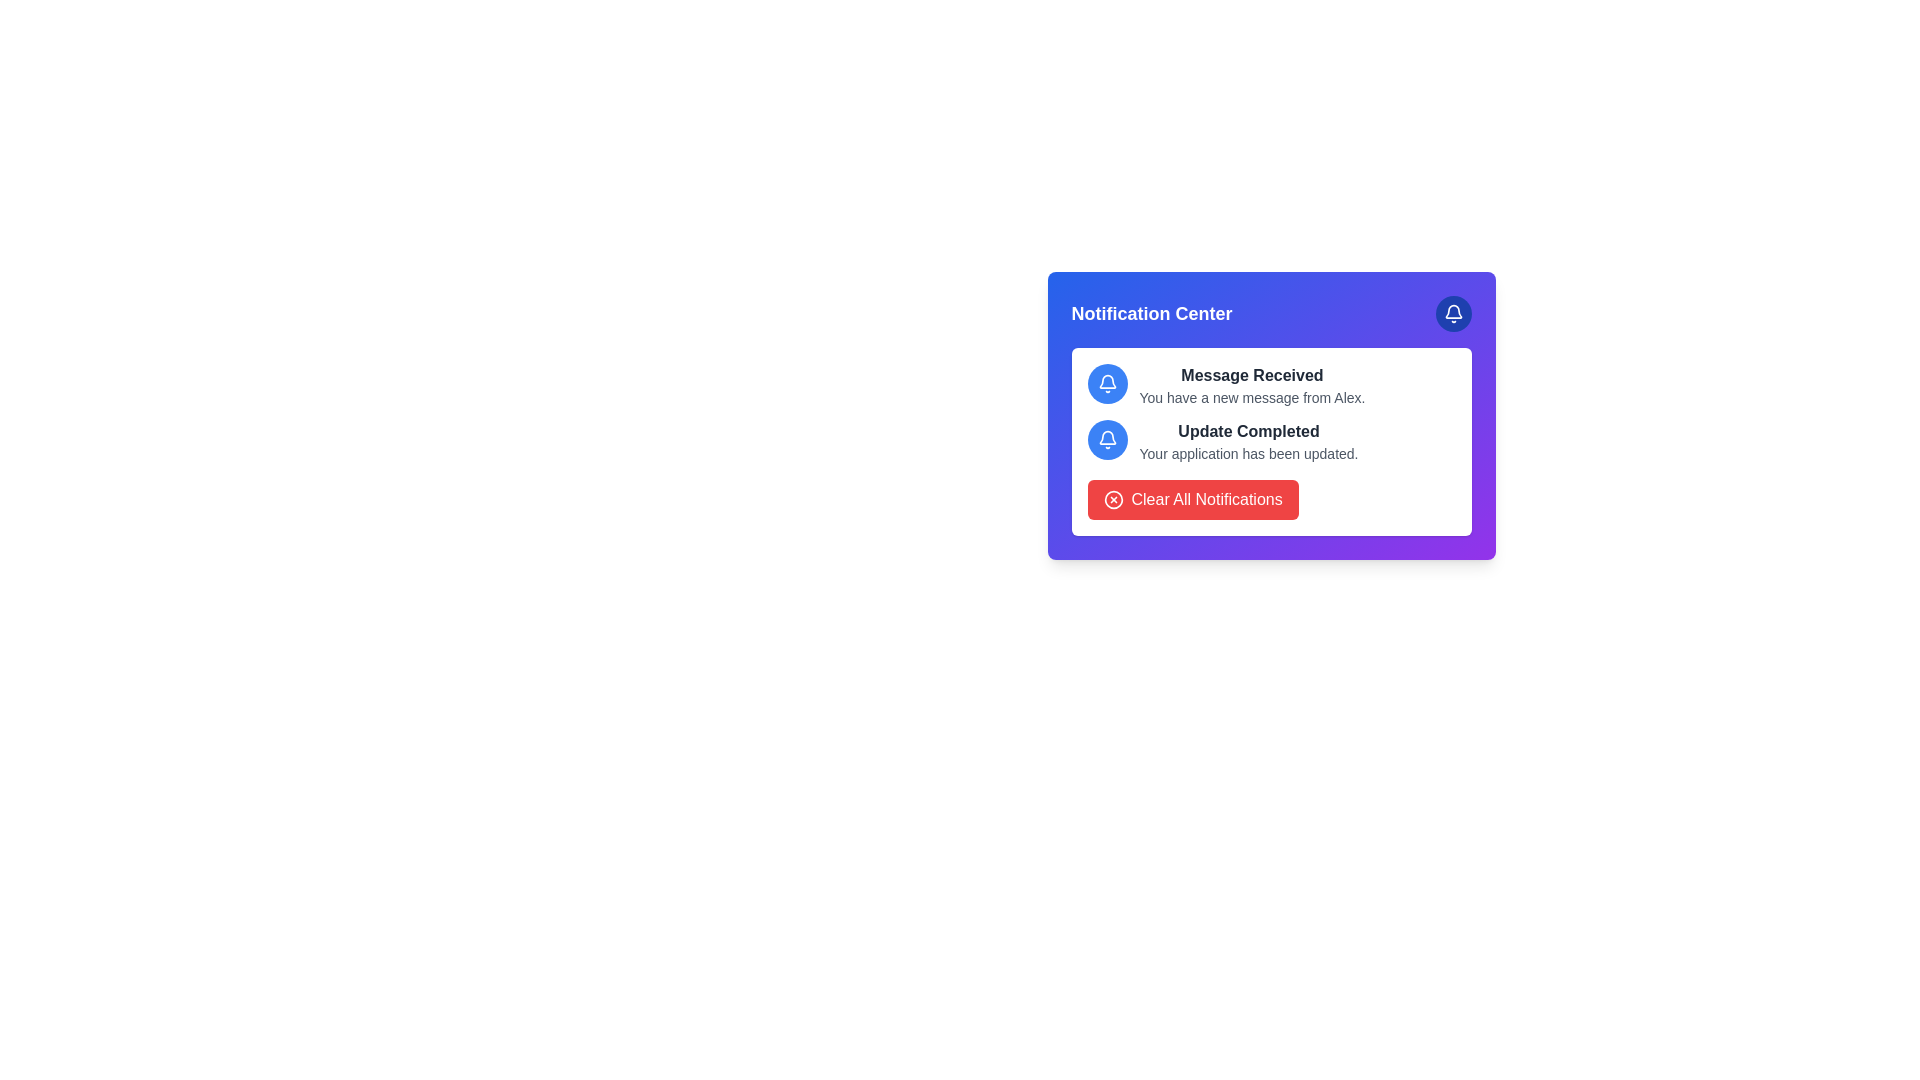  I want to click on the Text Display element that informs the user about a completed update action, located in the second notification of the Notification Center, so click(1247, 441).